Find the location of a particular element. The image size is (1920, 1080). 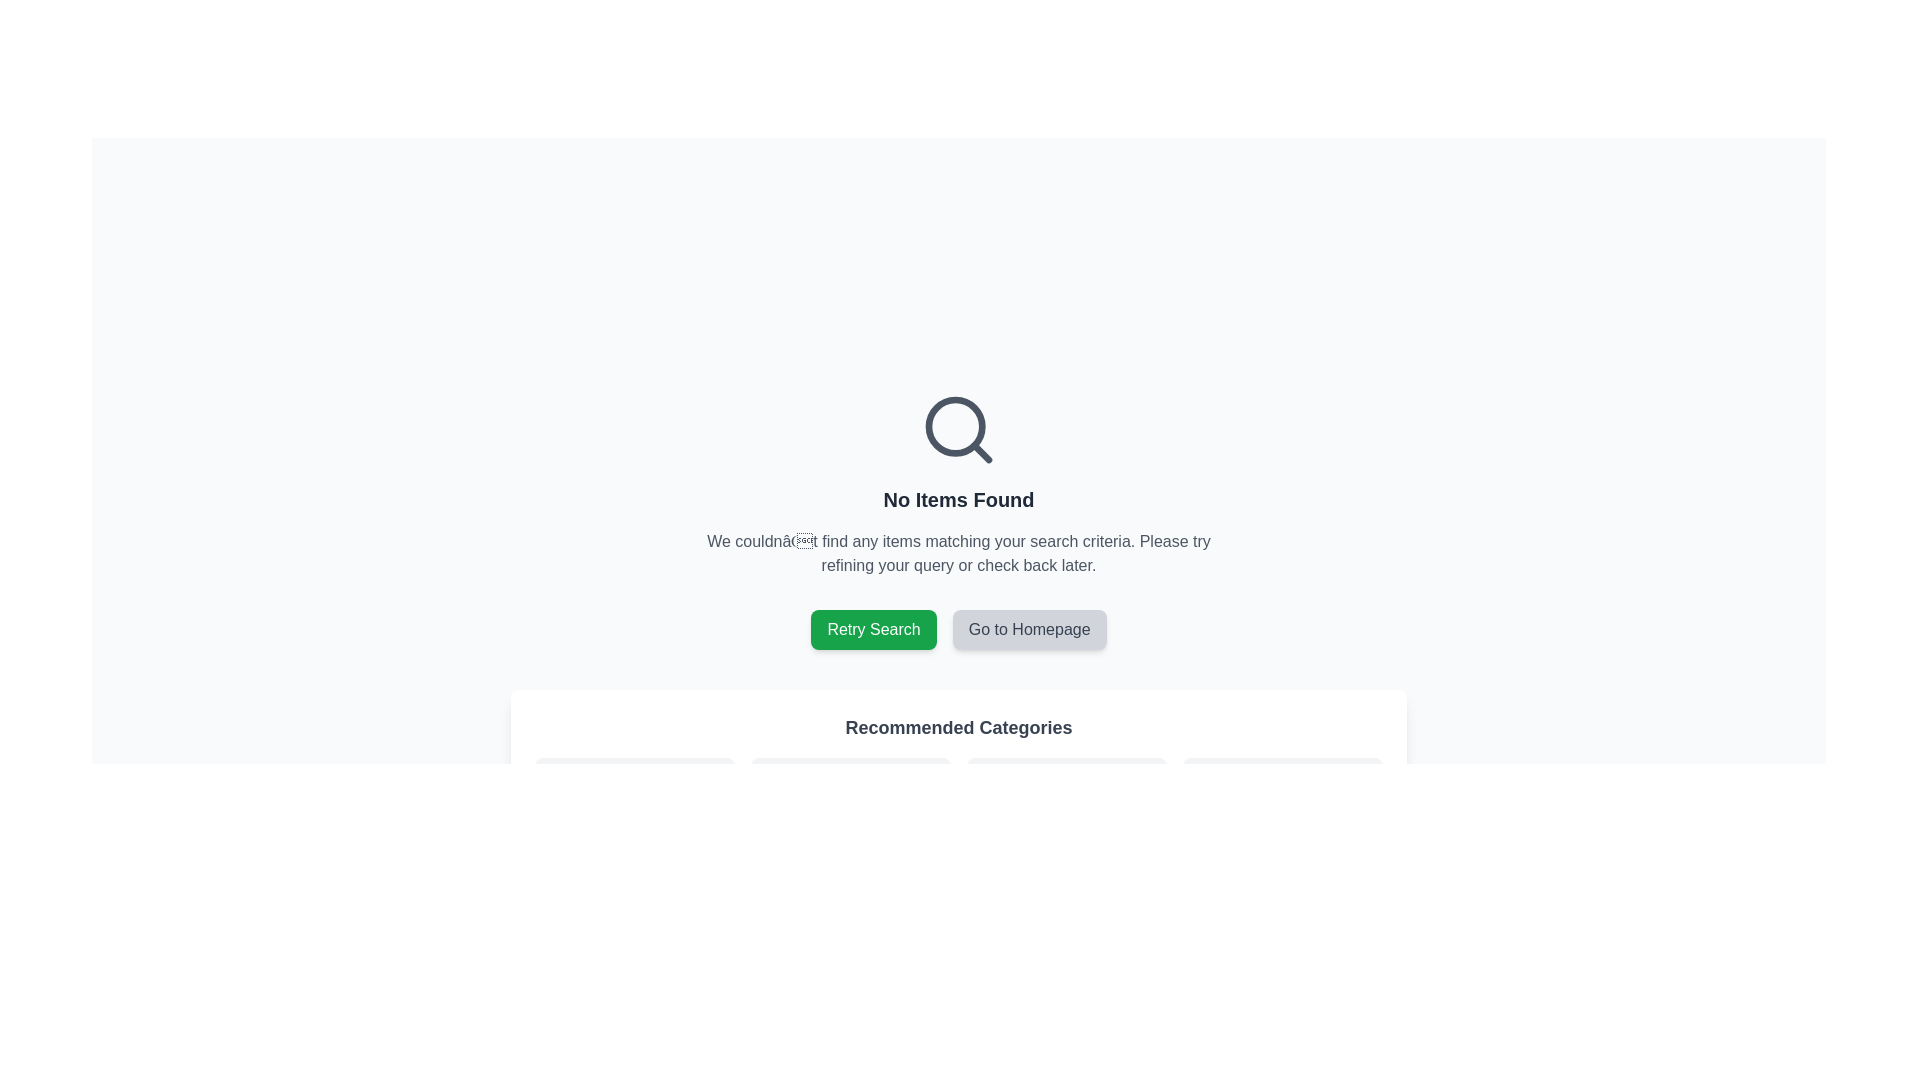

the 'Home' category card located in the bottom-right corner of the grid layout is located at coordinates (1282, 805).